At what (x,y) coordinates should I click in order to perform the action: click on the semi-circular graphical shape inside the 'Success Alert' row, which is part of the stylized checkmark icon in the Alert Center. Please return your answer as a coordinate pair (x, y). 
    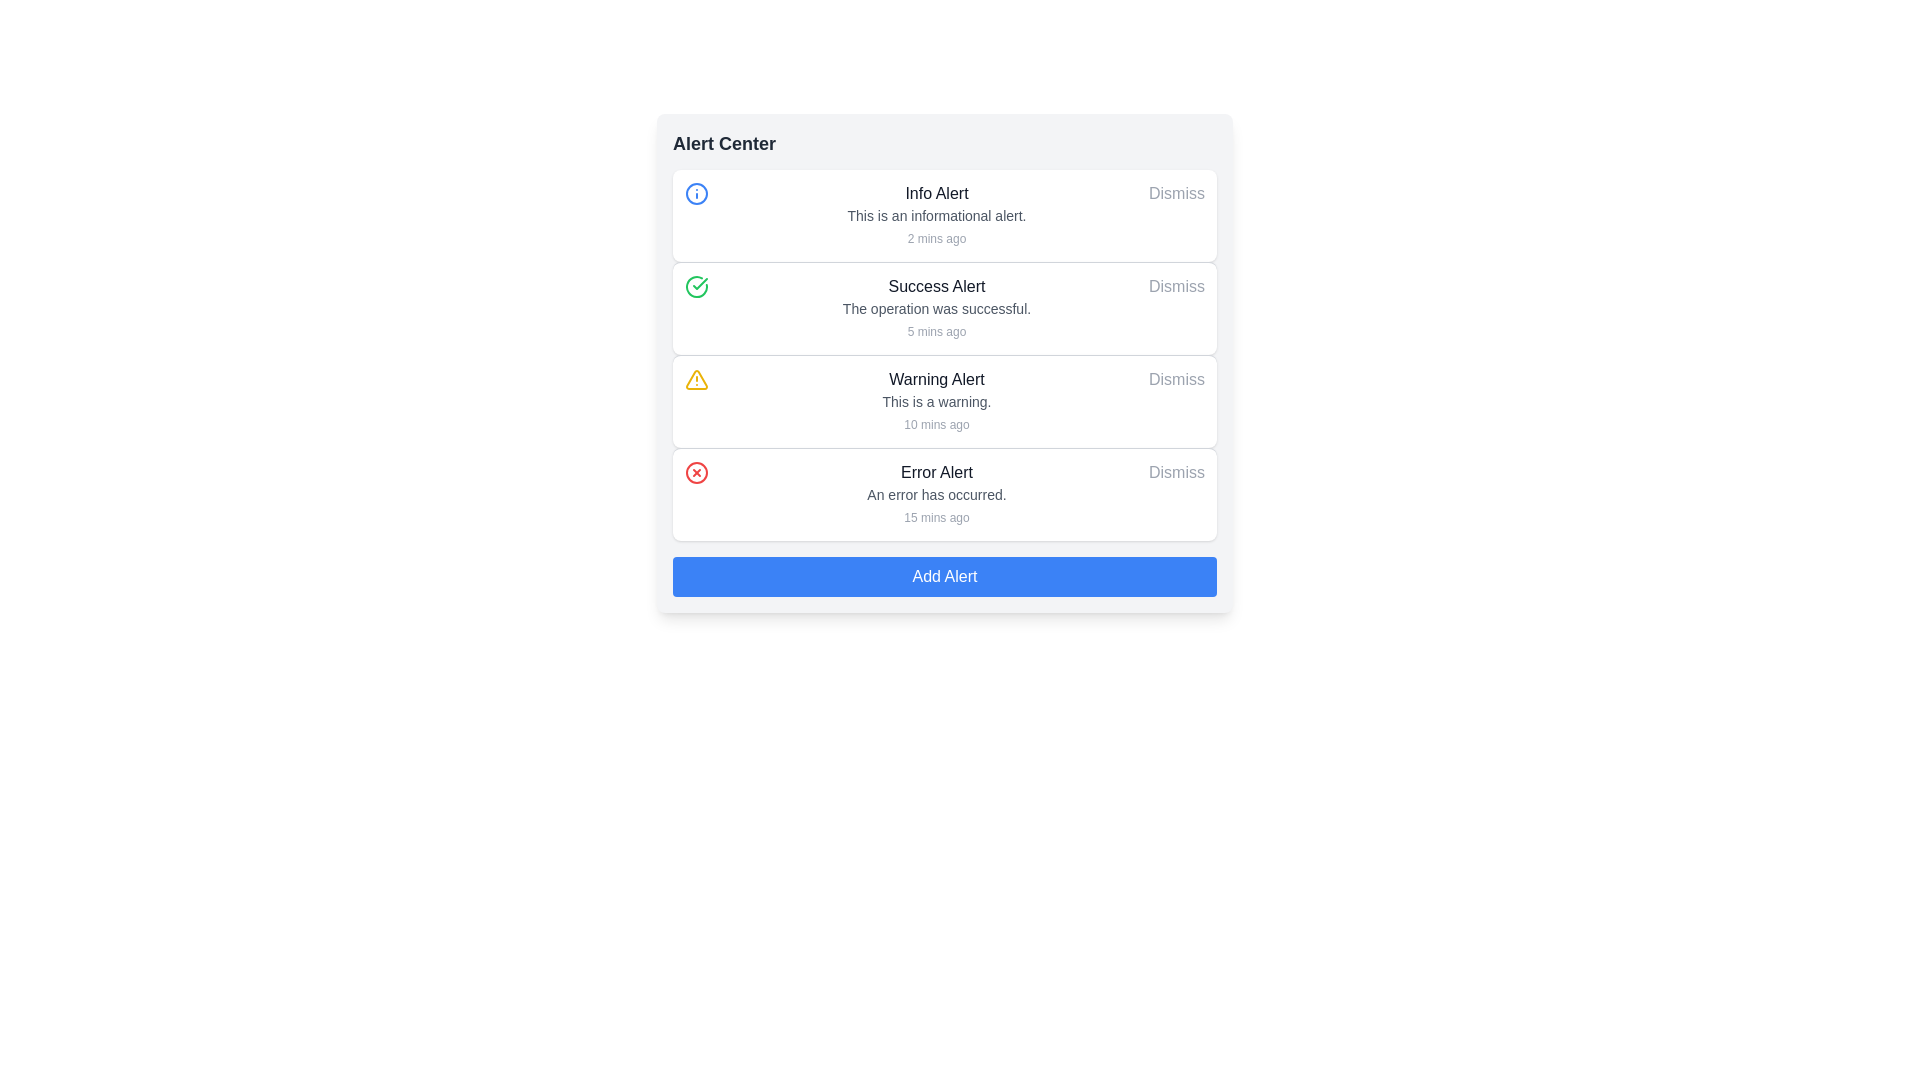
    Looking at the image, I should click on (696, 286).